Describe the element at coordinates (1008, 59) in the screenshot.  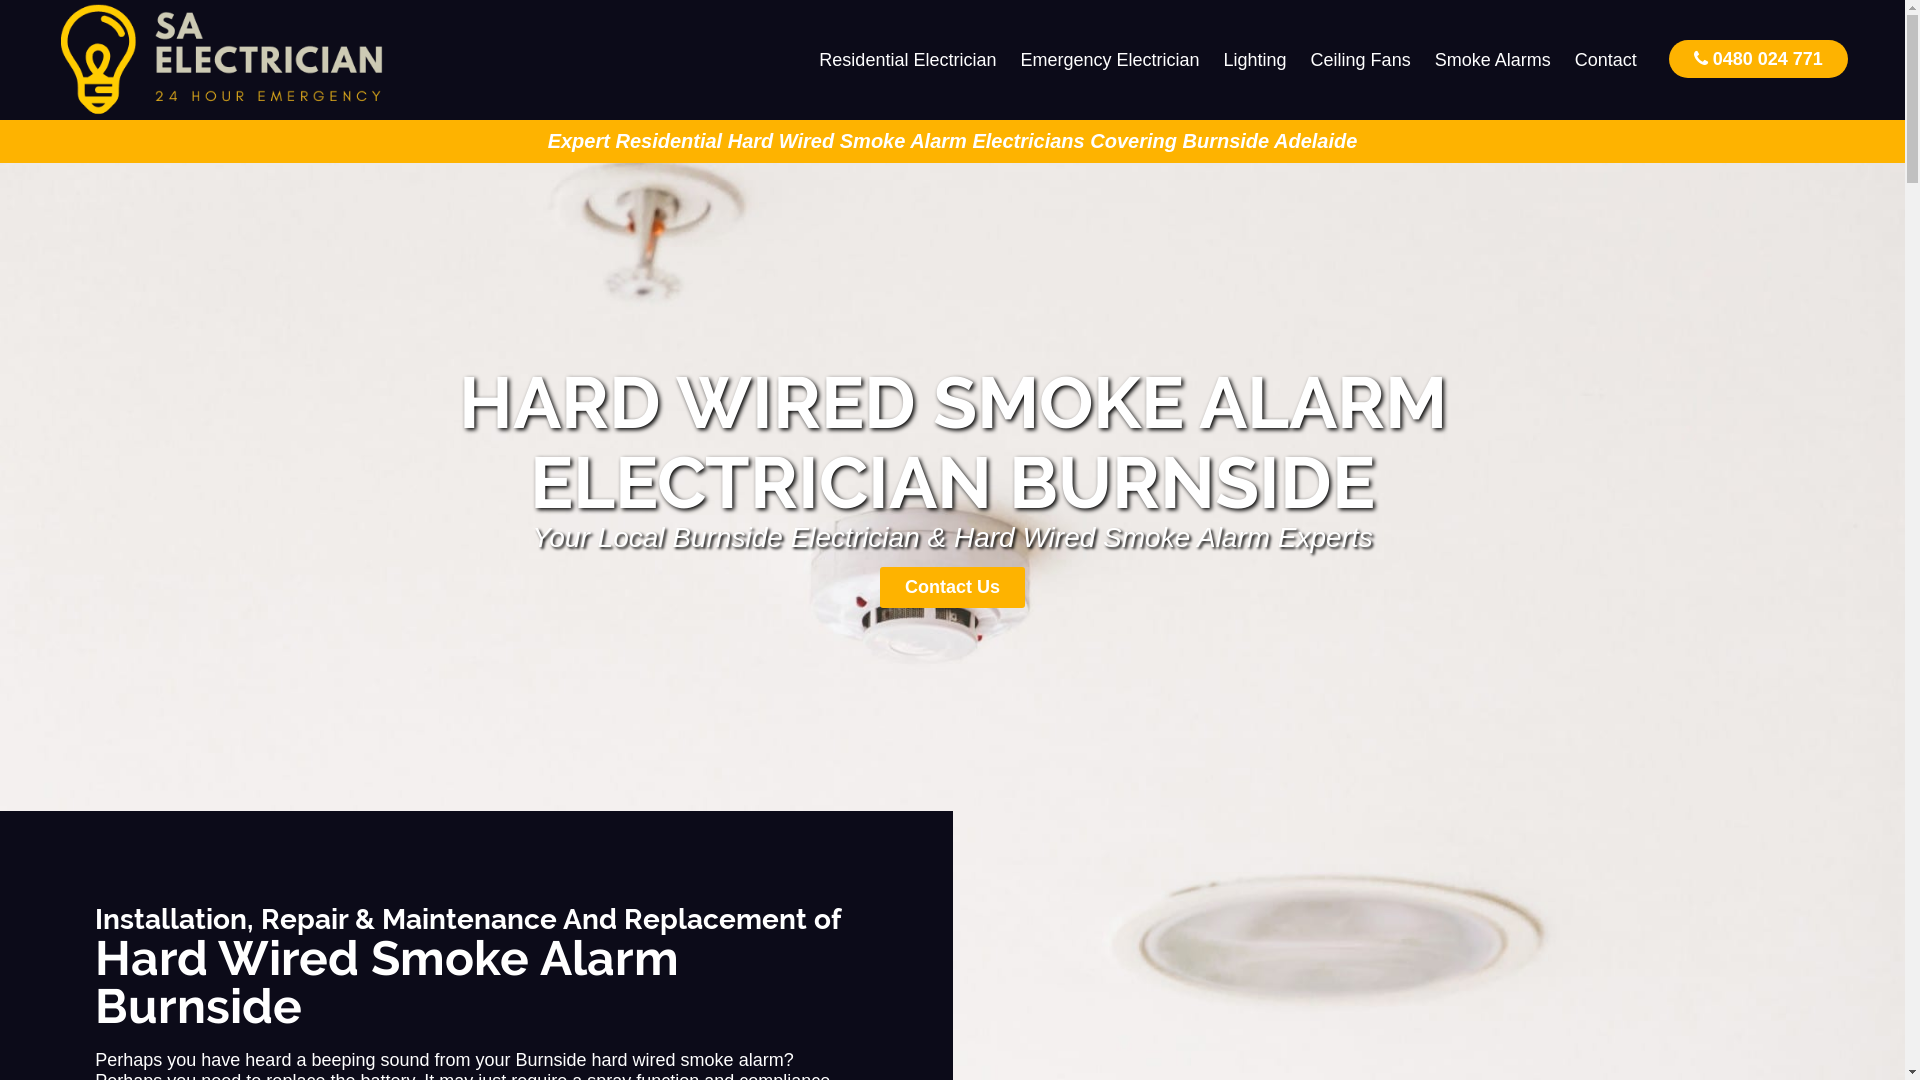
I see `'Emergency Electrician'` at that location.